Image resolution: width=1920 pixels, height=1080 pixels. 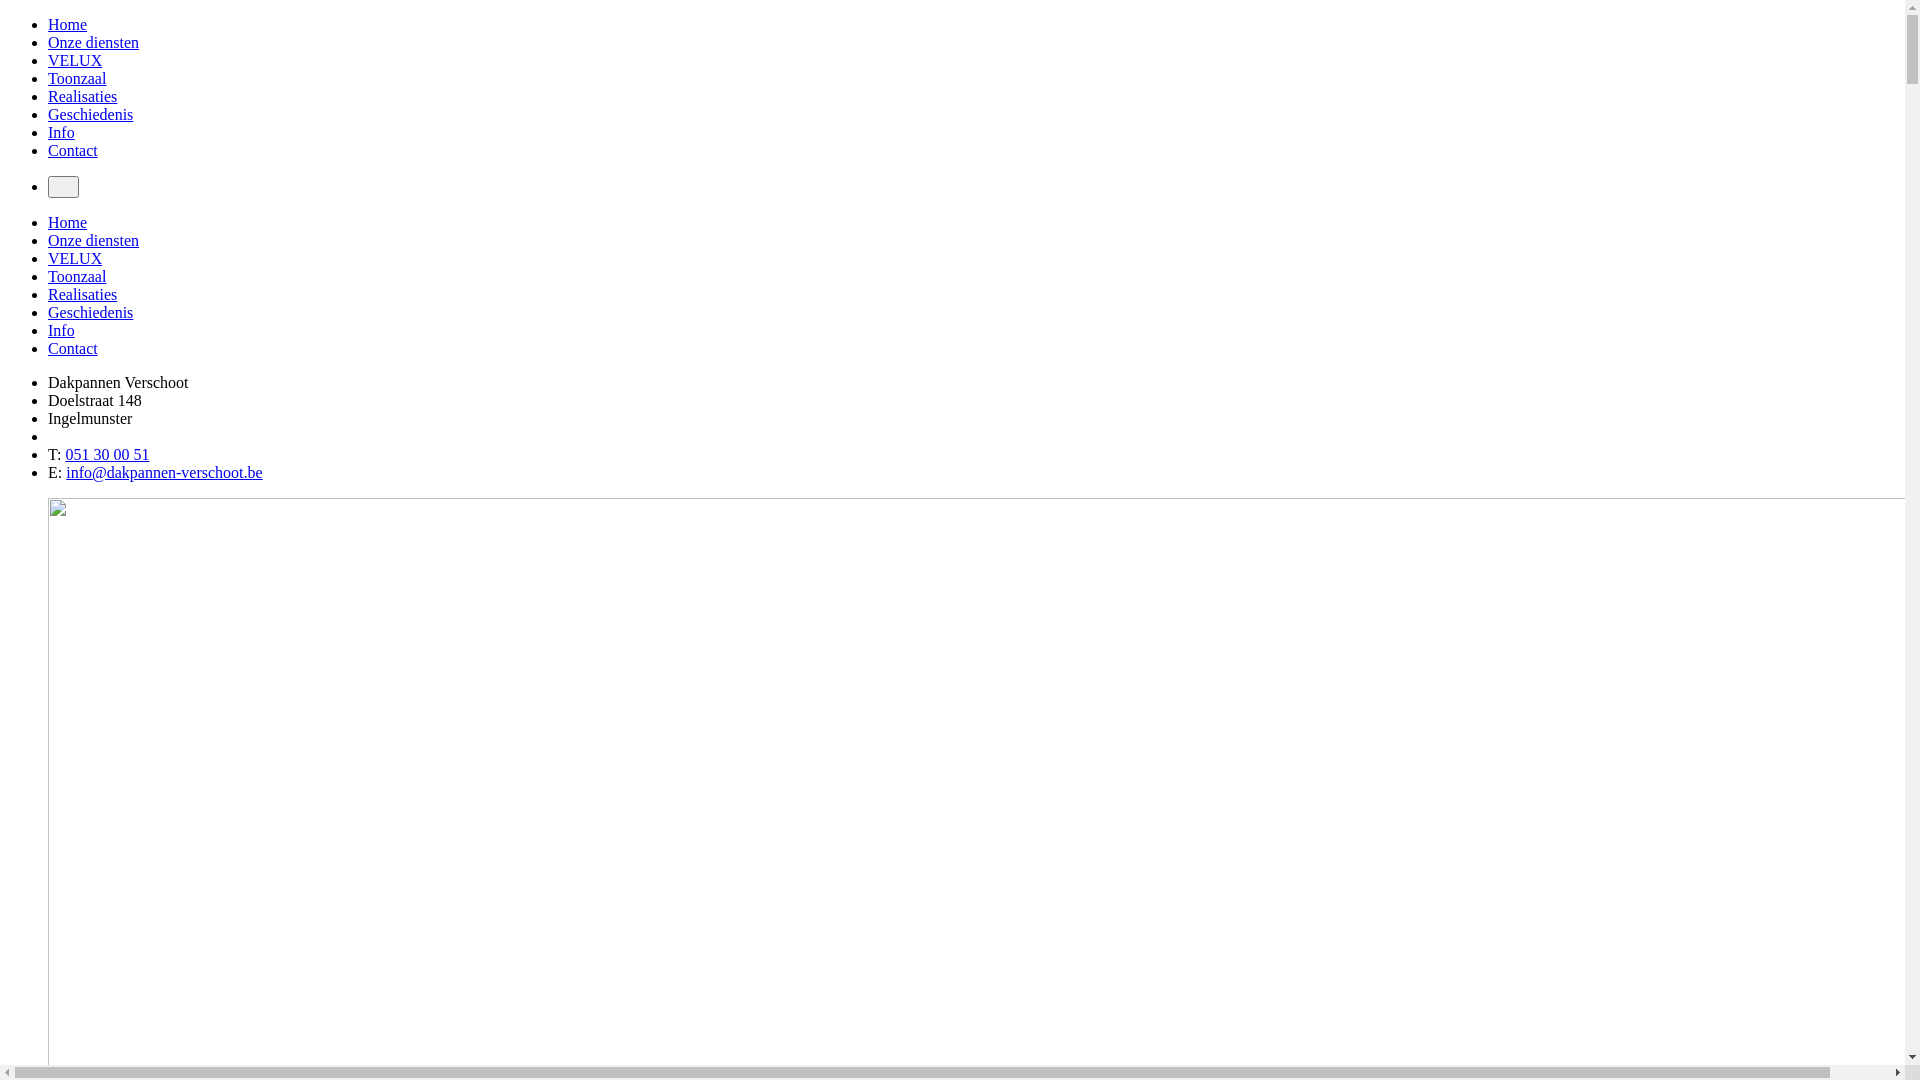 What do you see at coordinates (72, 149) in the screenshot?
I see `'Contact'` at bounding box center [72, 149].